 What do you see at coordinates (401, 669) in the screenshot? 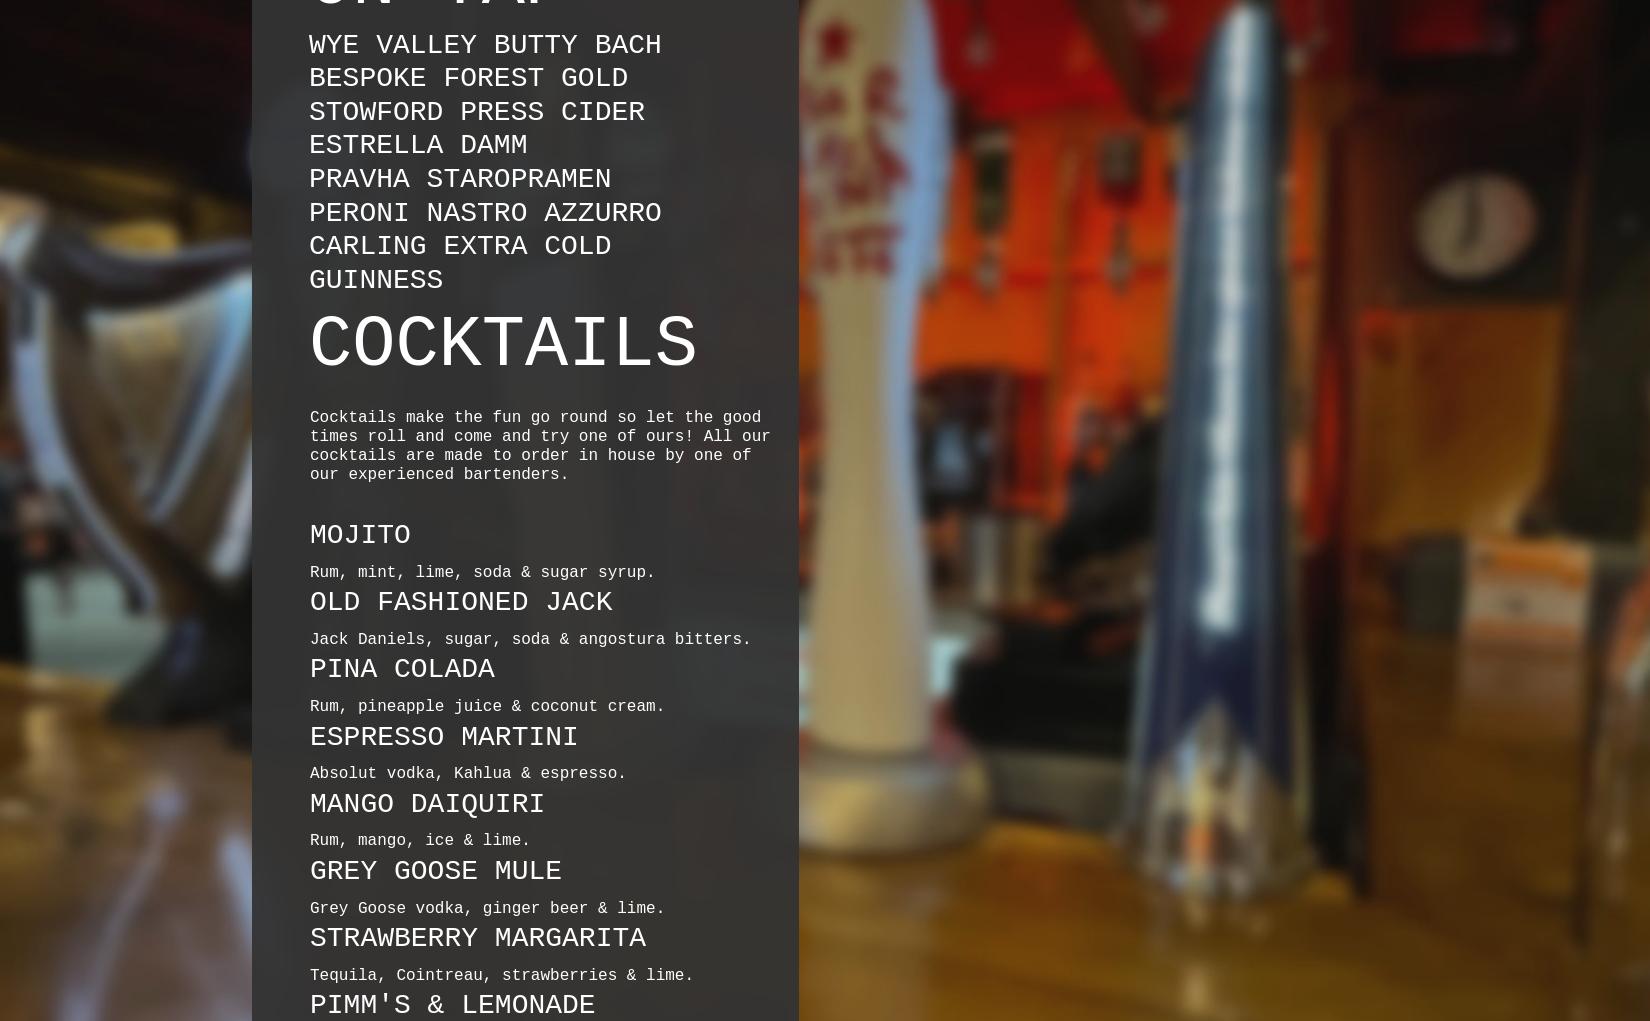
I see `'PINA COLADA'` at bounding box center [401, 669].